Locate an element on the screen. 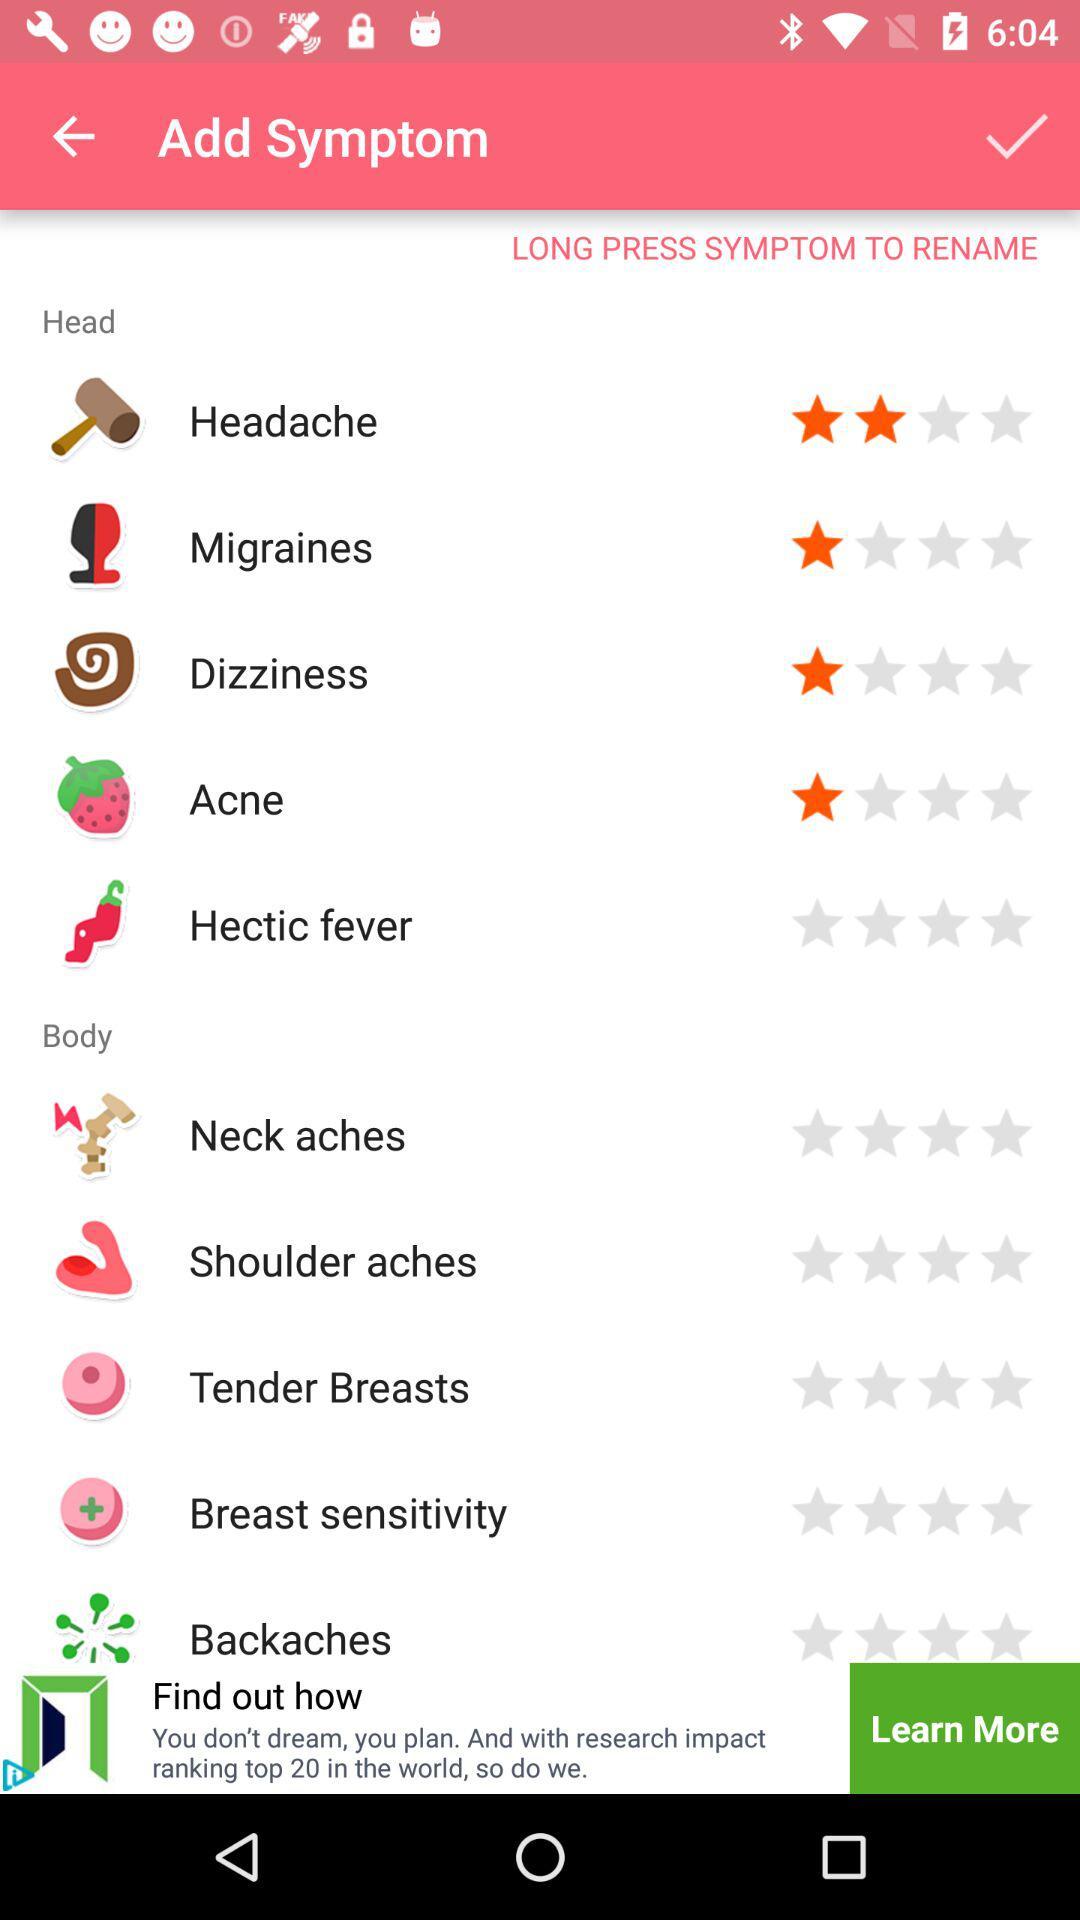 Image resolution: width=1080 pixels, height=1920 pixels. rate symptom severity is located at coordinates (817, 1258).